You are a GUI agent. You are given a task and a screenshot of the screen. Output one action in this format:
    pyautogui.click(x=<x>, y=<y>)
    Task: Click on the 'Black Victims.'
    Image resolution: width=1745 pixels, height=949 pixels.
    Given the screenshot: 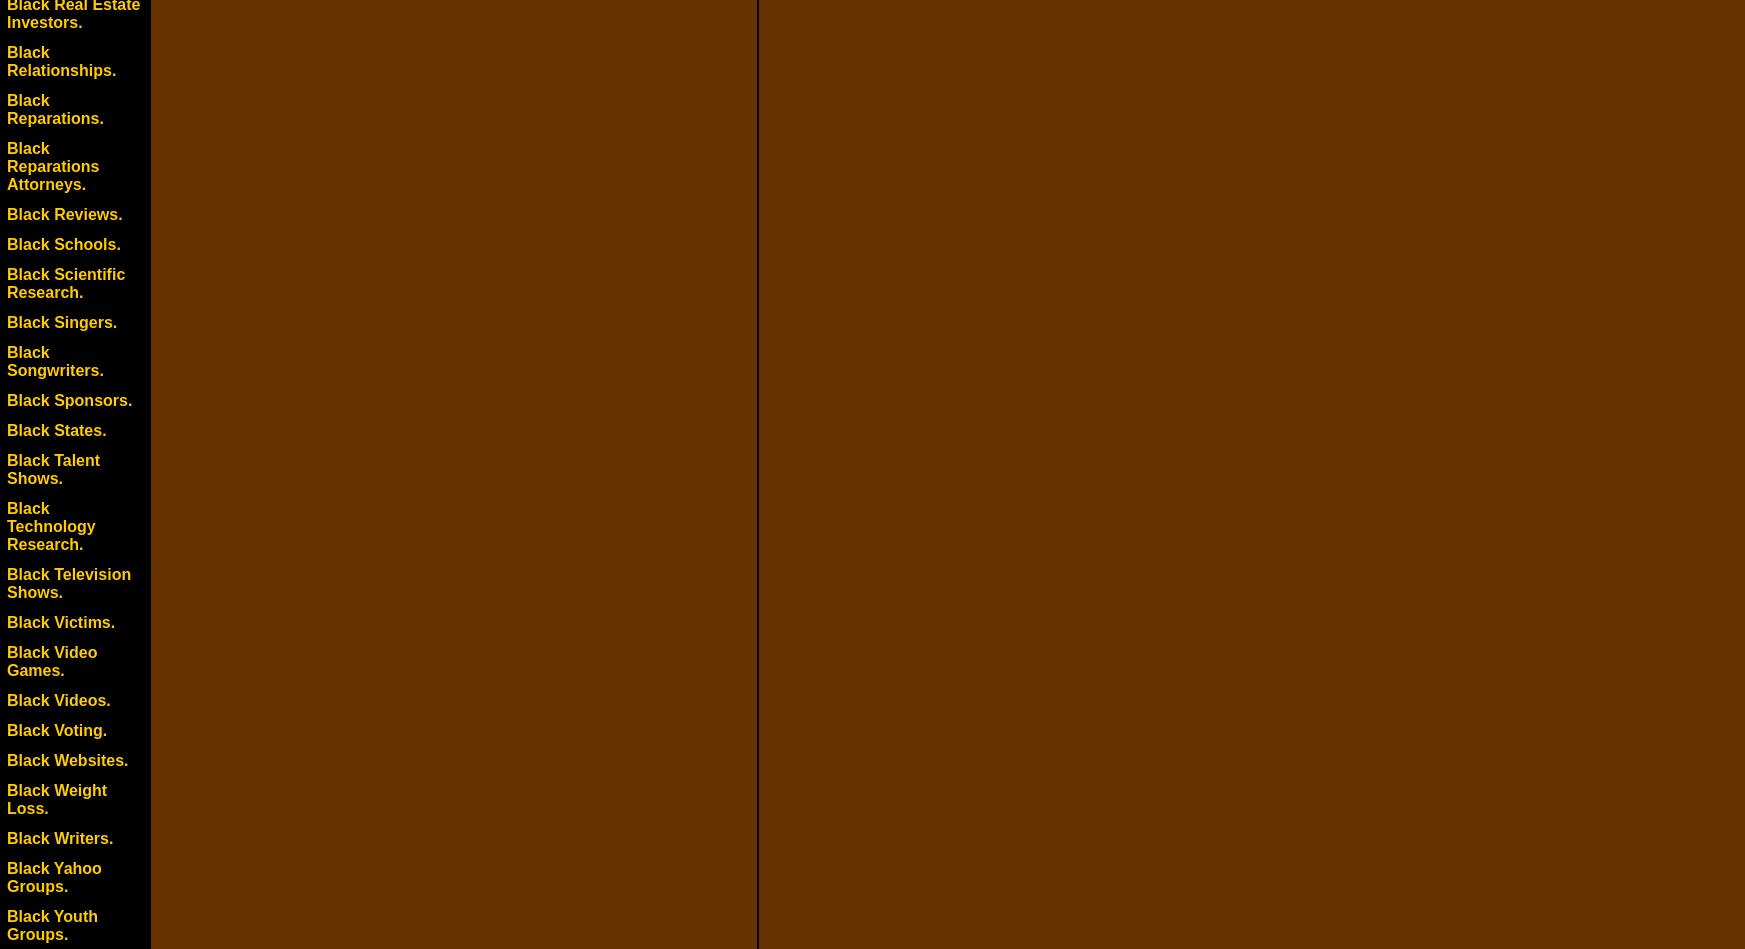 What is the action you would take?
    pyautogui.click(x=5, y=621)
    